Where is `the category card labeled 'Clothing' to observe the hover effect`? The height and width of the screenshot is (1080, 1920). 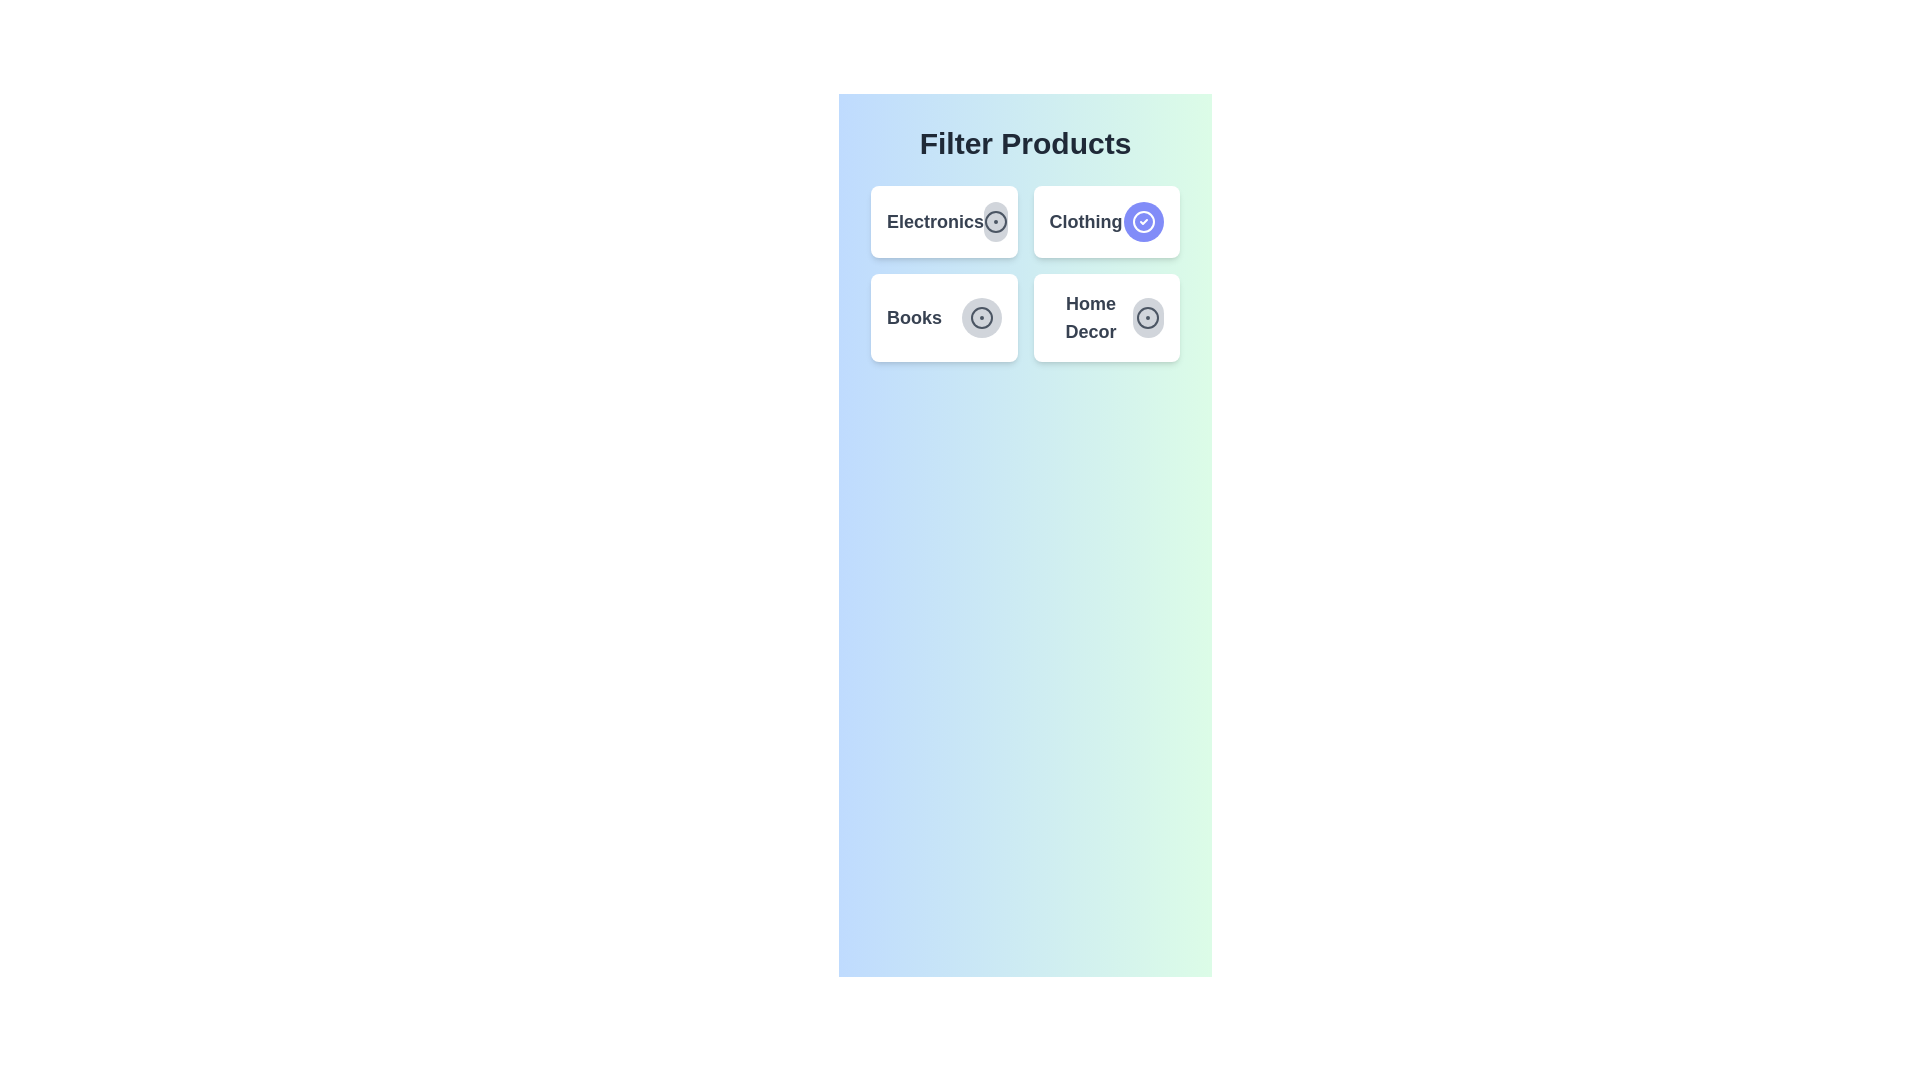
the category card labeled 'Clothing' to observe the hover effect is located at coordinates (1105, 222).